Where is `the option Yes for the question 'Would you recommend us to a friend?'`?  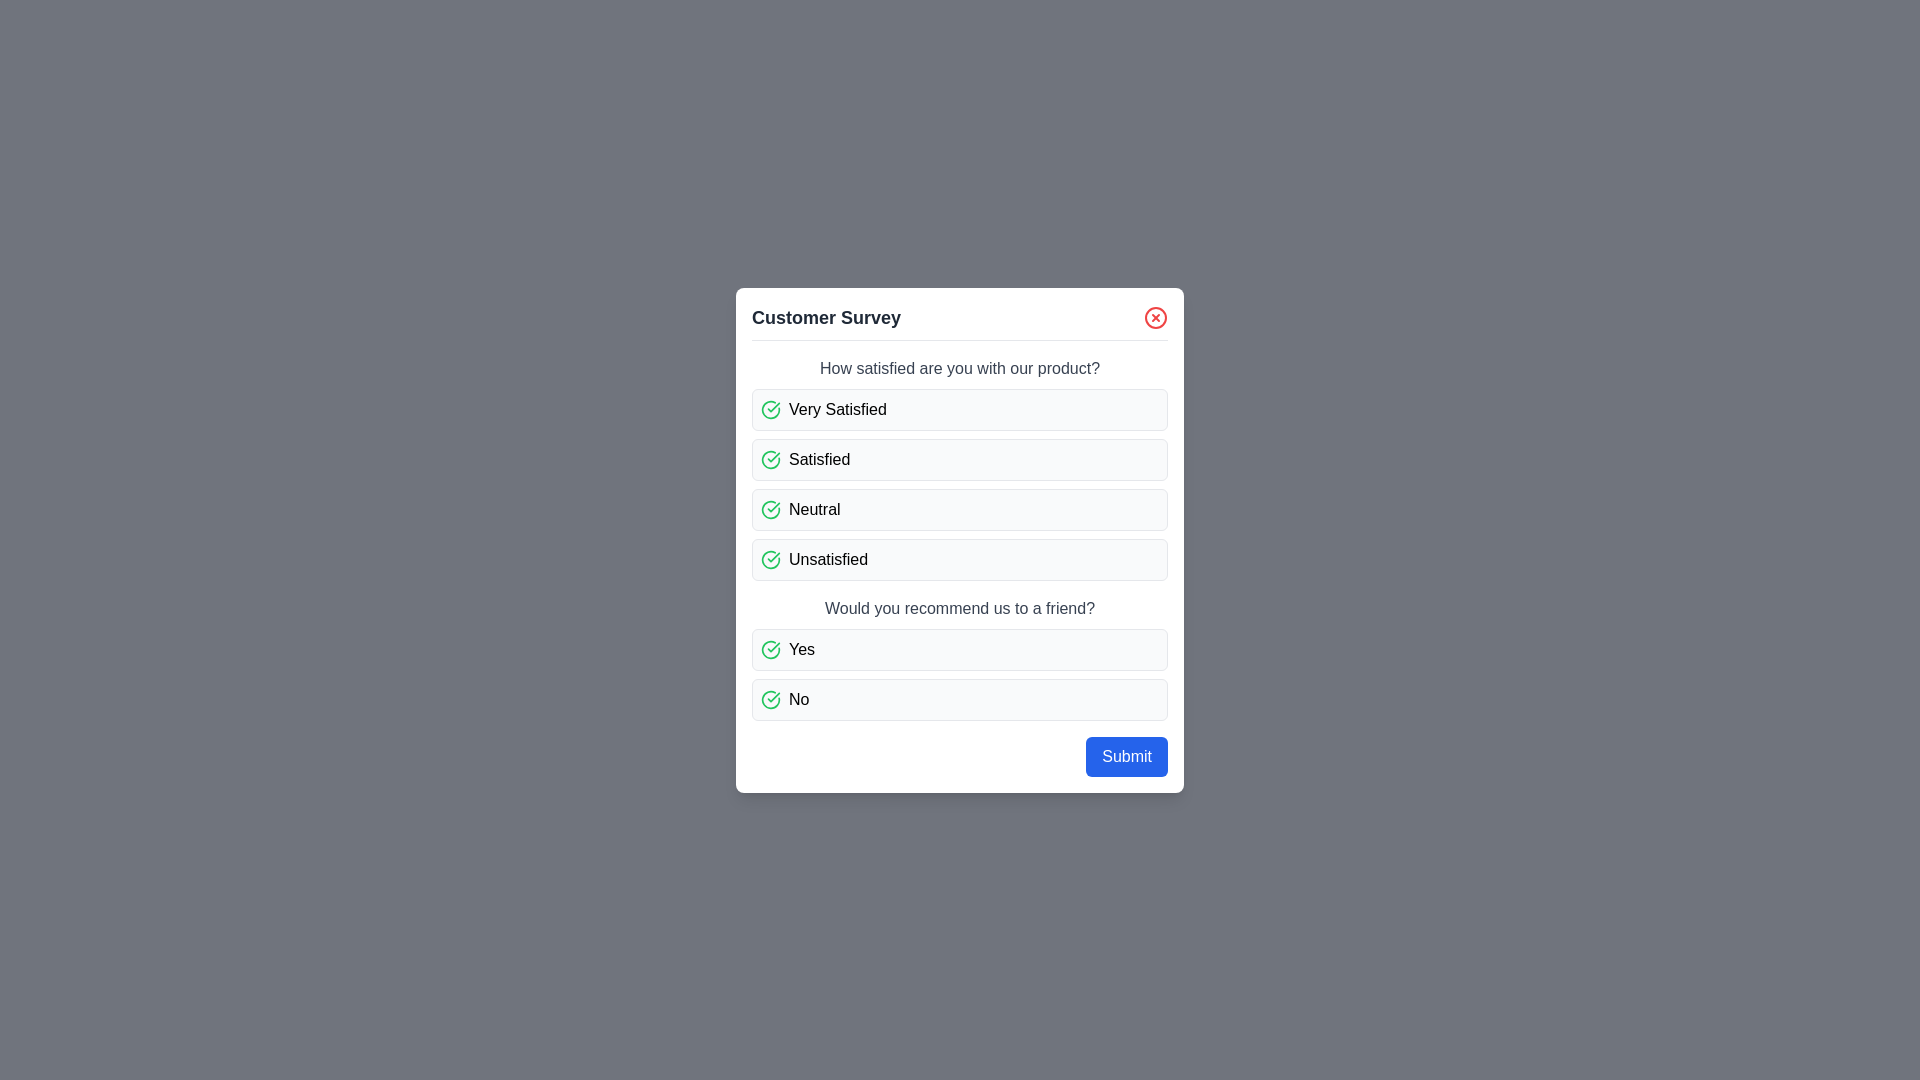
the option Yes for the question 'Would you recommend us to a friend?' is located at coordinates (960, 649).